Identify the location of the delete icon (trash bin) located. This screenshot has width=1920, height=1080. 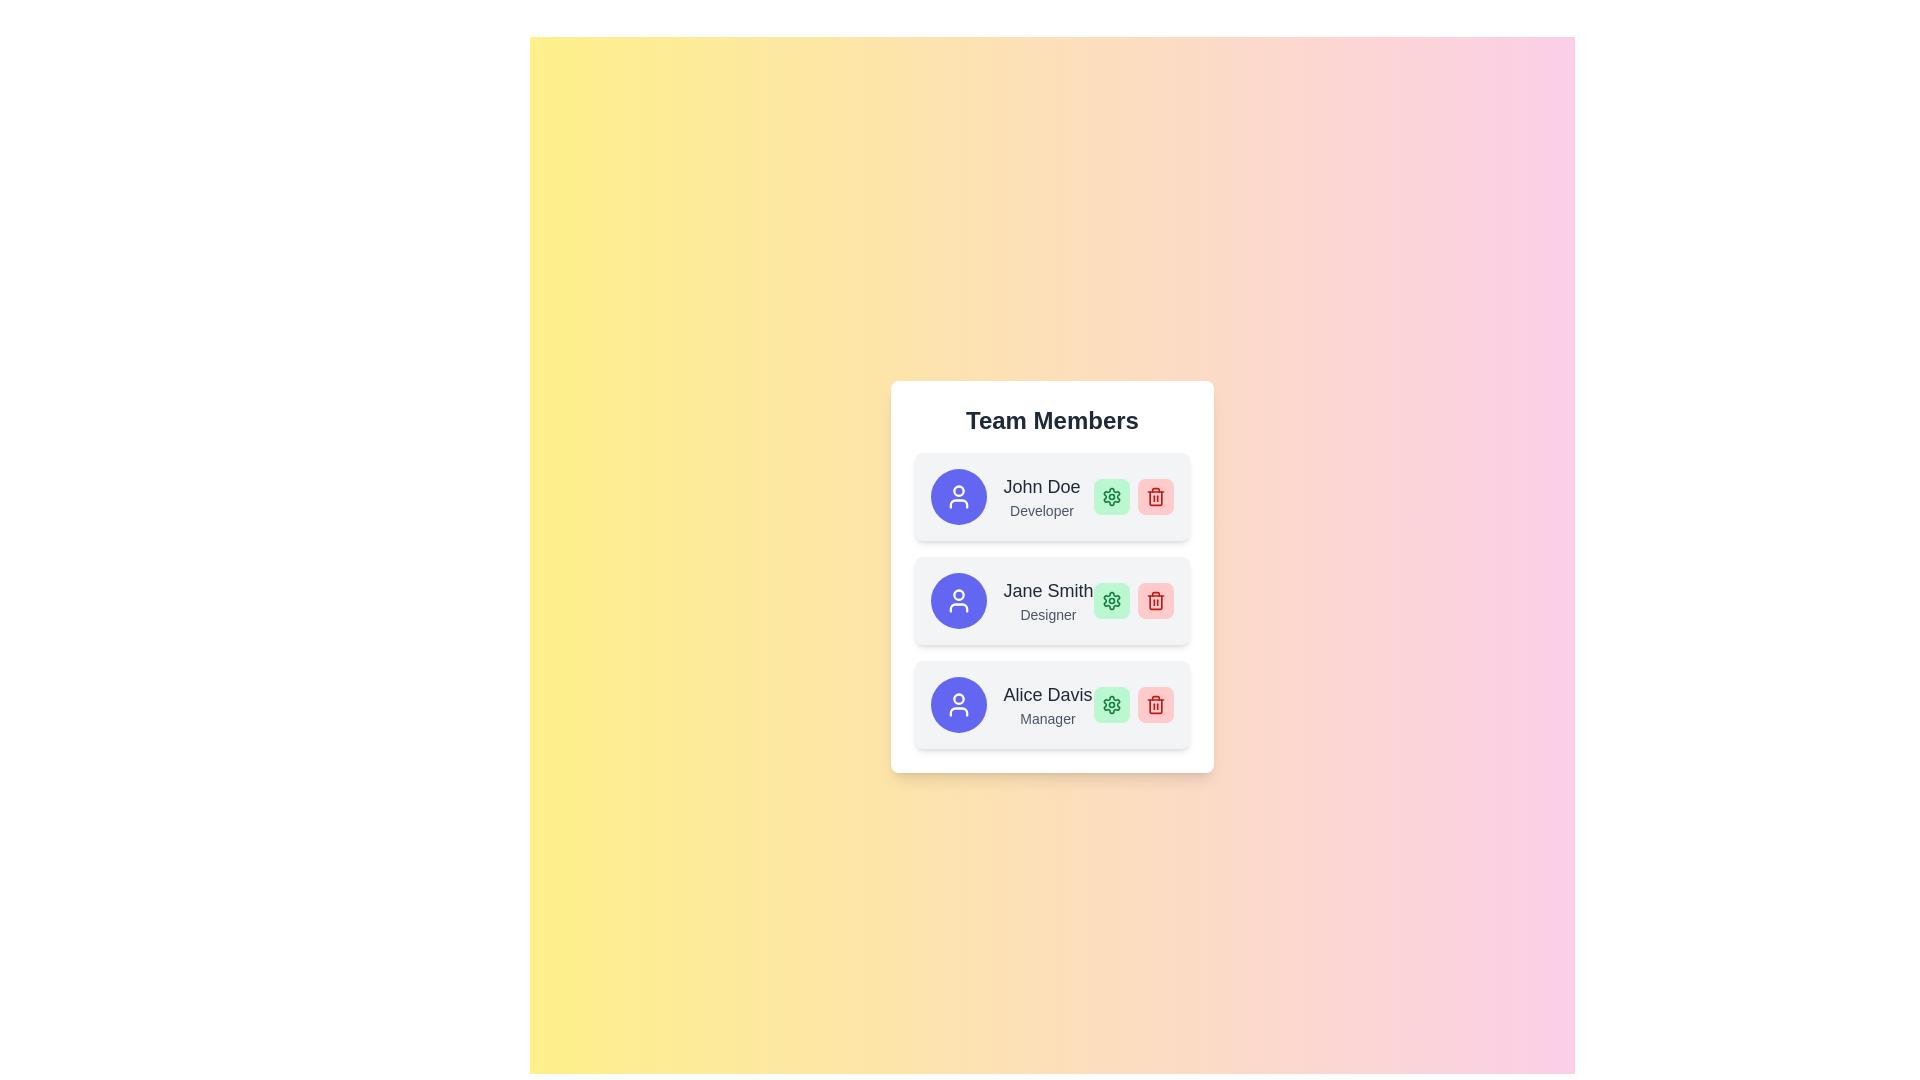
(1155, 704).